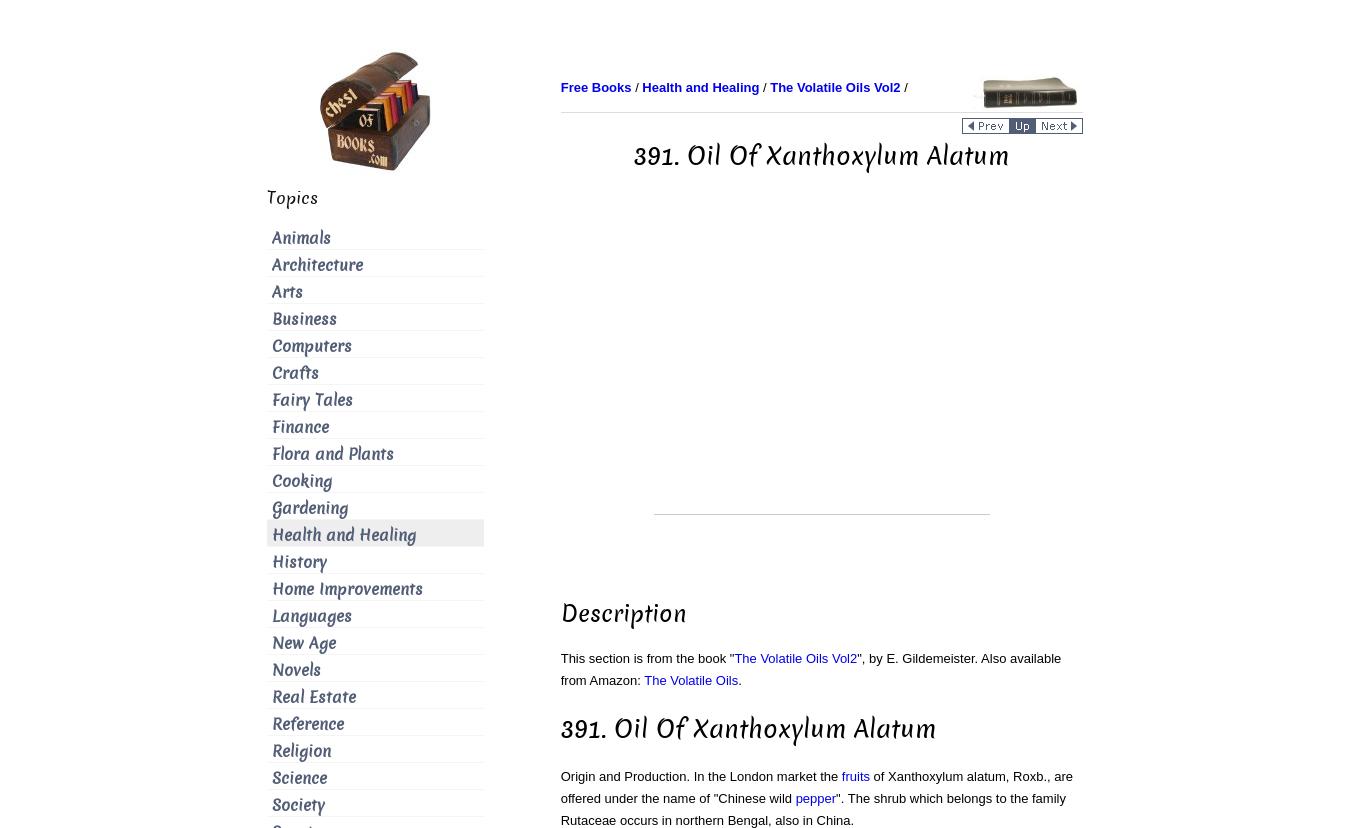 This screenshot has width=1366, height=828. Describe the element at coordinates (311, 615) in the screenshot. I see `'Languages'` at that location.